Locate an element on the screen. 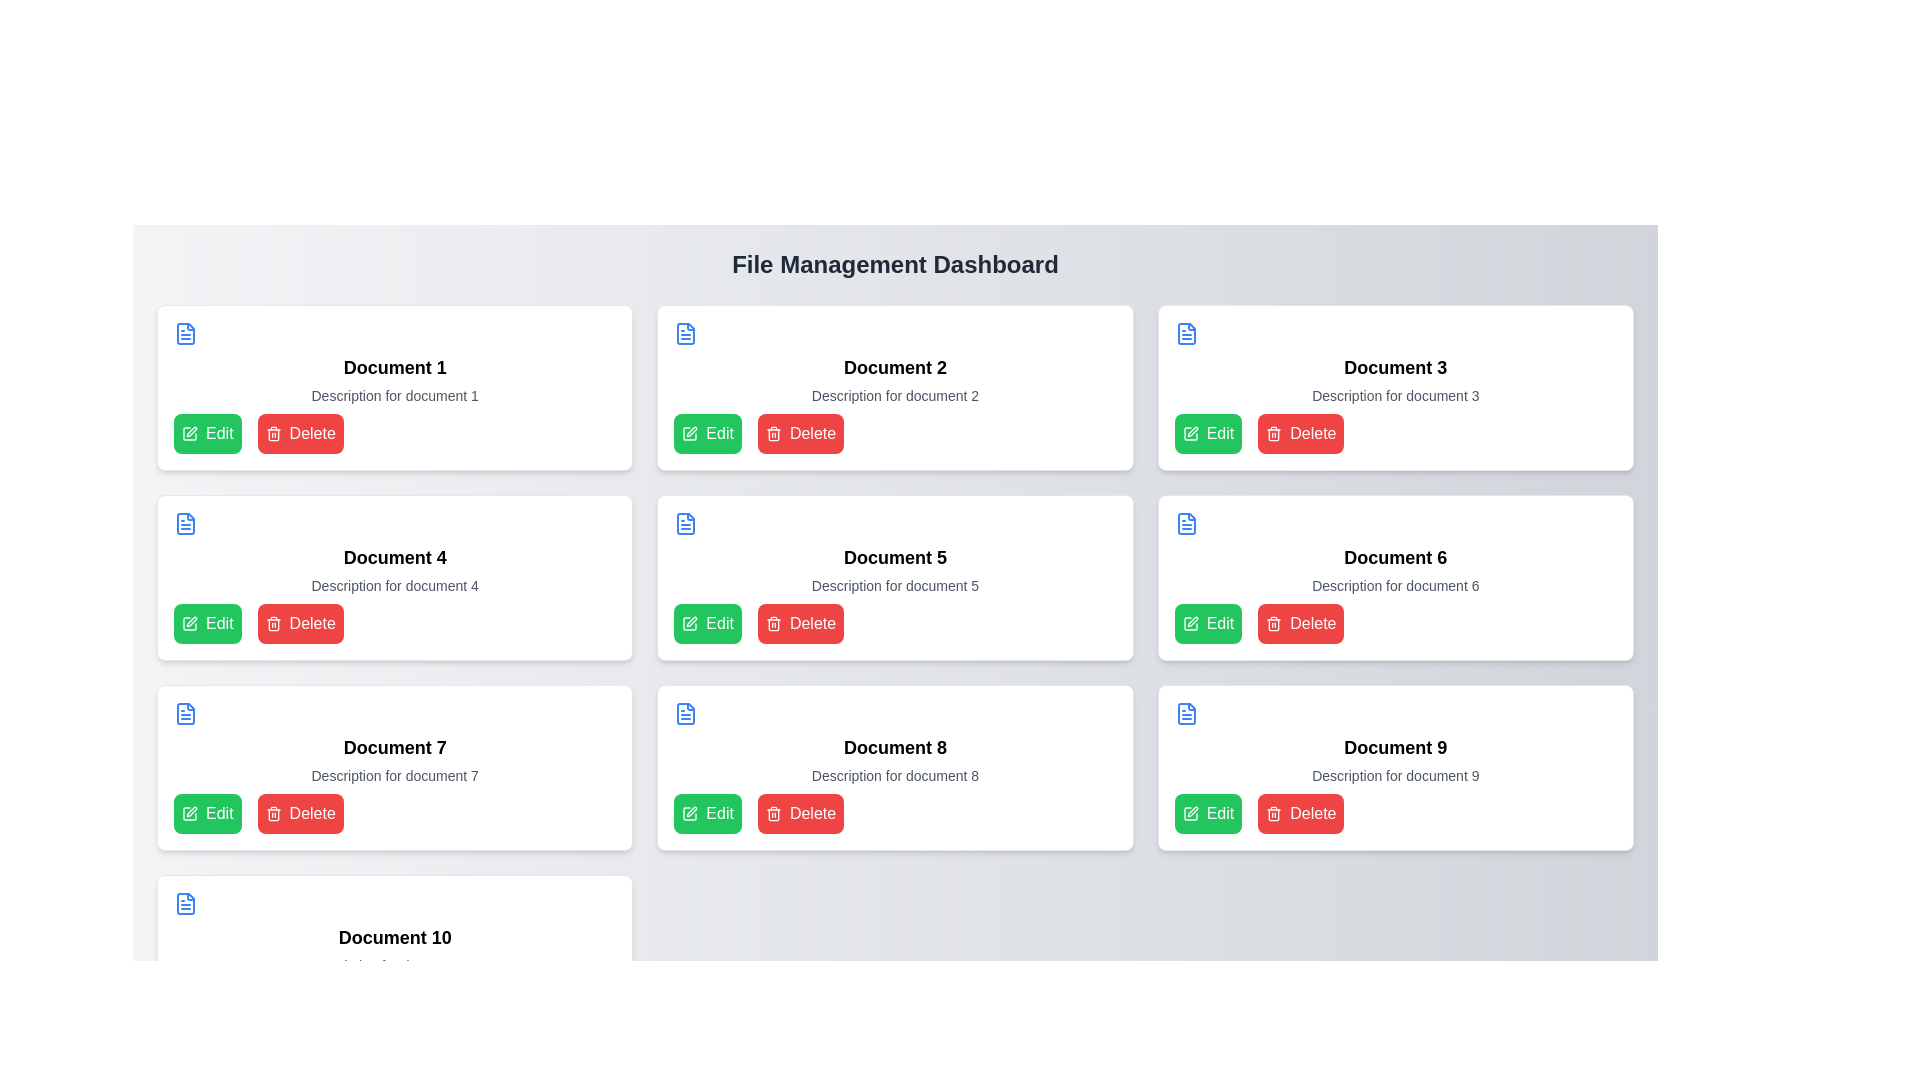 Image resolution: width=1920 pixels, height=1080 pixels. the editing icon located in the bottom left corner of the control panel associated with 'Document 10' is located at coordinates (192, 1002).